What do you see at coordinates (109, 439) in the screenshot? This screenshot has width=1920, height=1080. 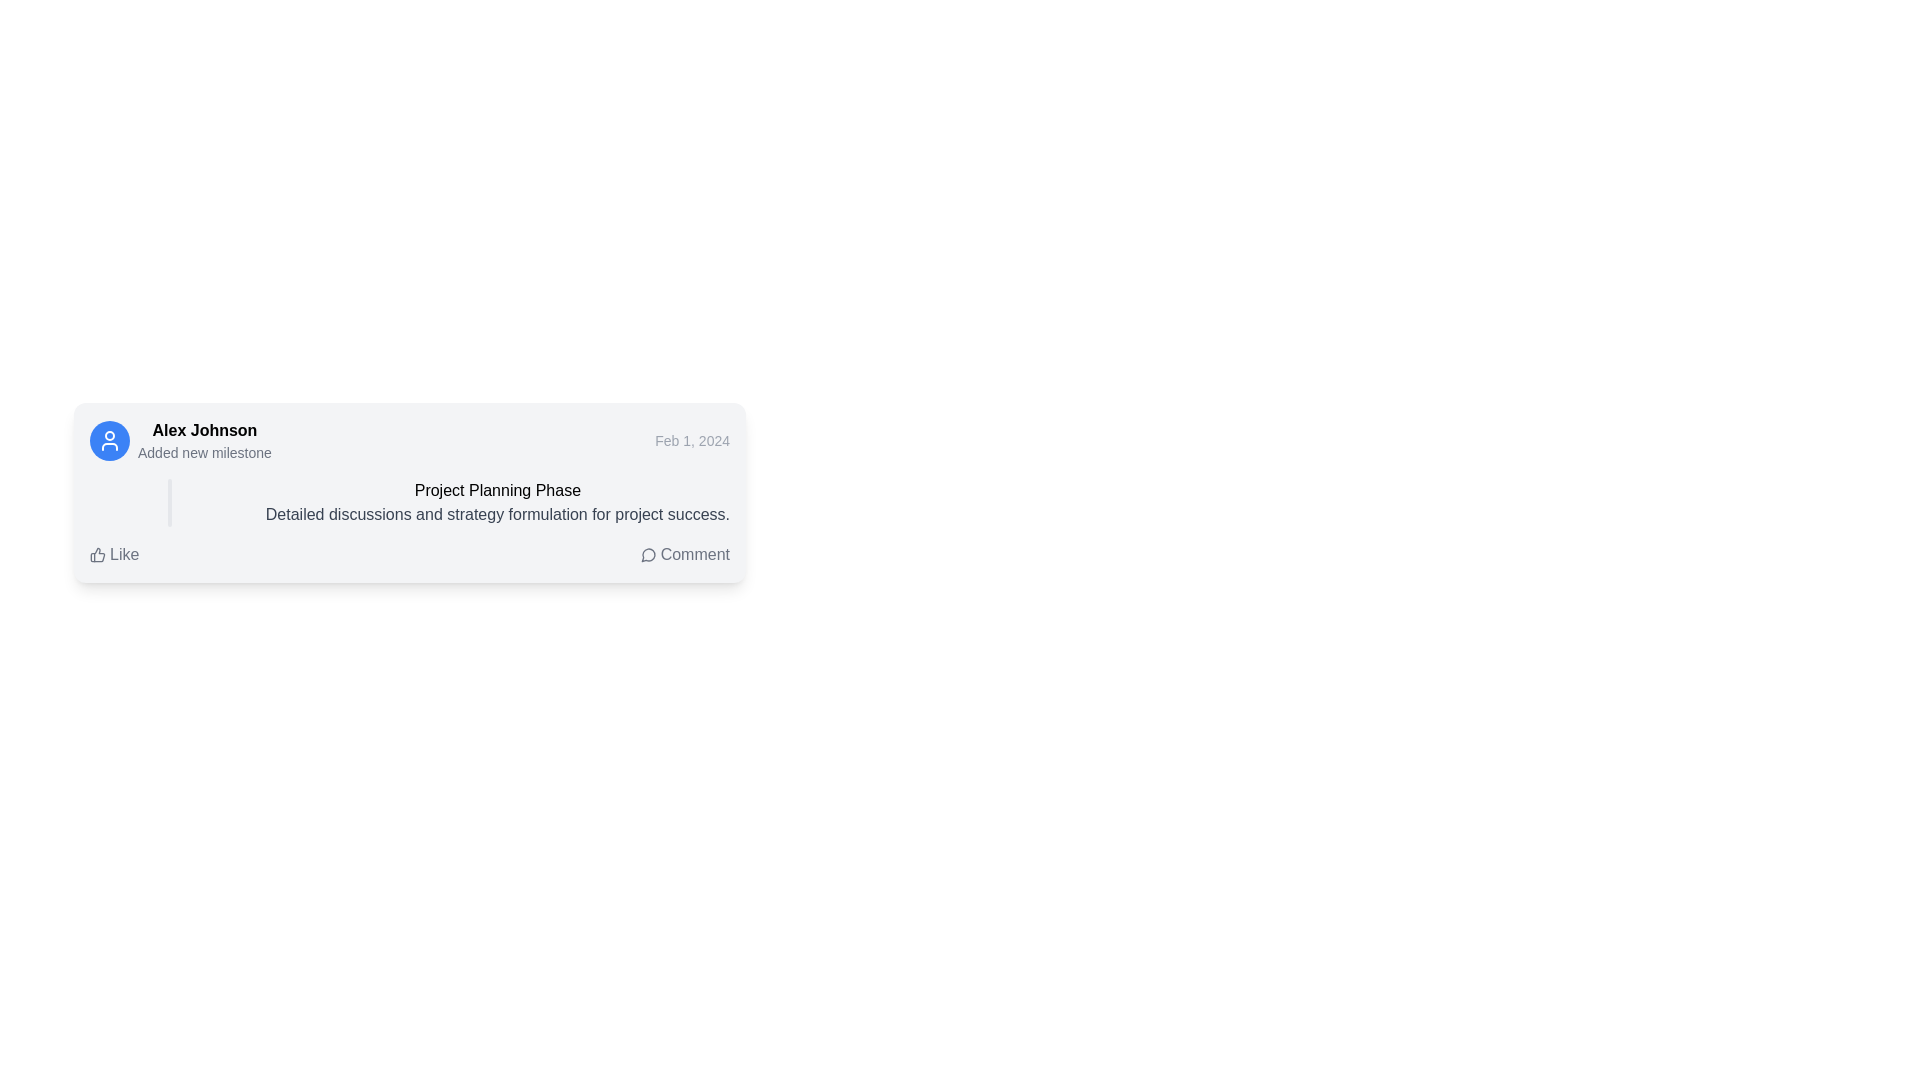 I see `the user icon represented by a circular head and semi-circle body, styled with white strokes on a blue background` at bounding box center [109, 439].